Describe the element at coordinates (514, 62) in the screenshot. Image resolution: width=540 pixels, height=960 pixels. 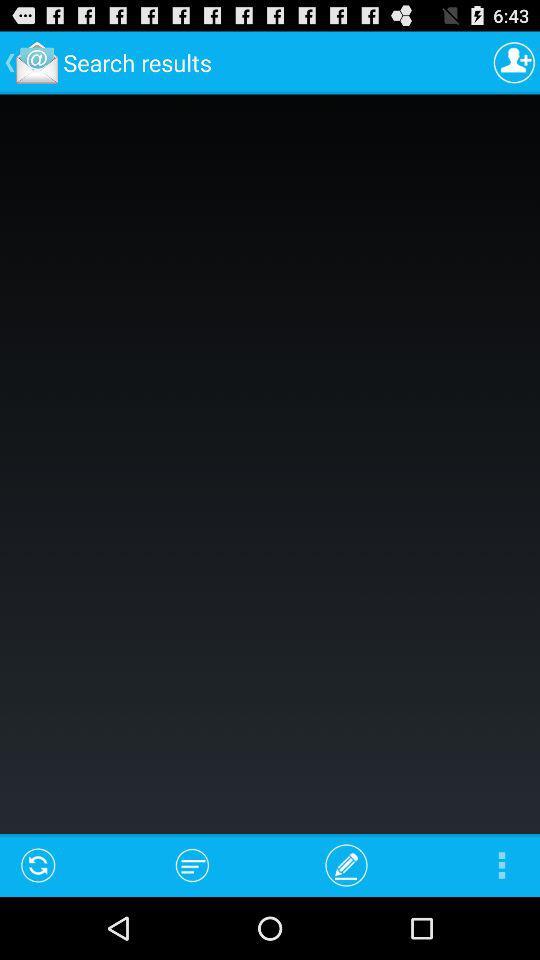
I see `the app to the right of search results` at that location.